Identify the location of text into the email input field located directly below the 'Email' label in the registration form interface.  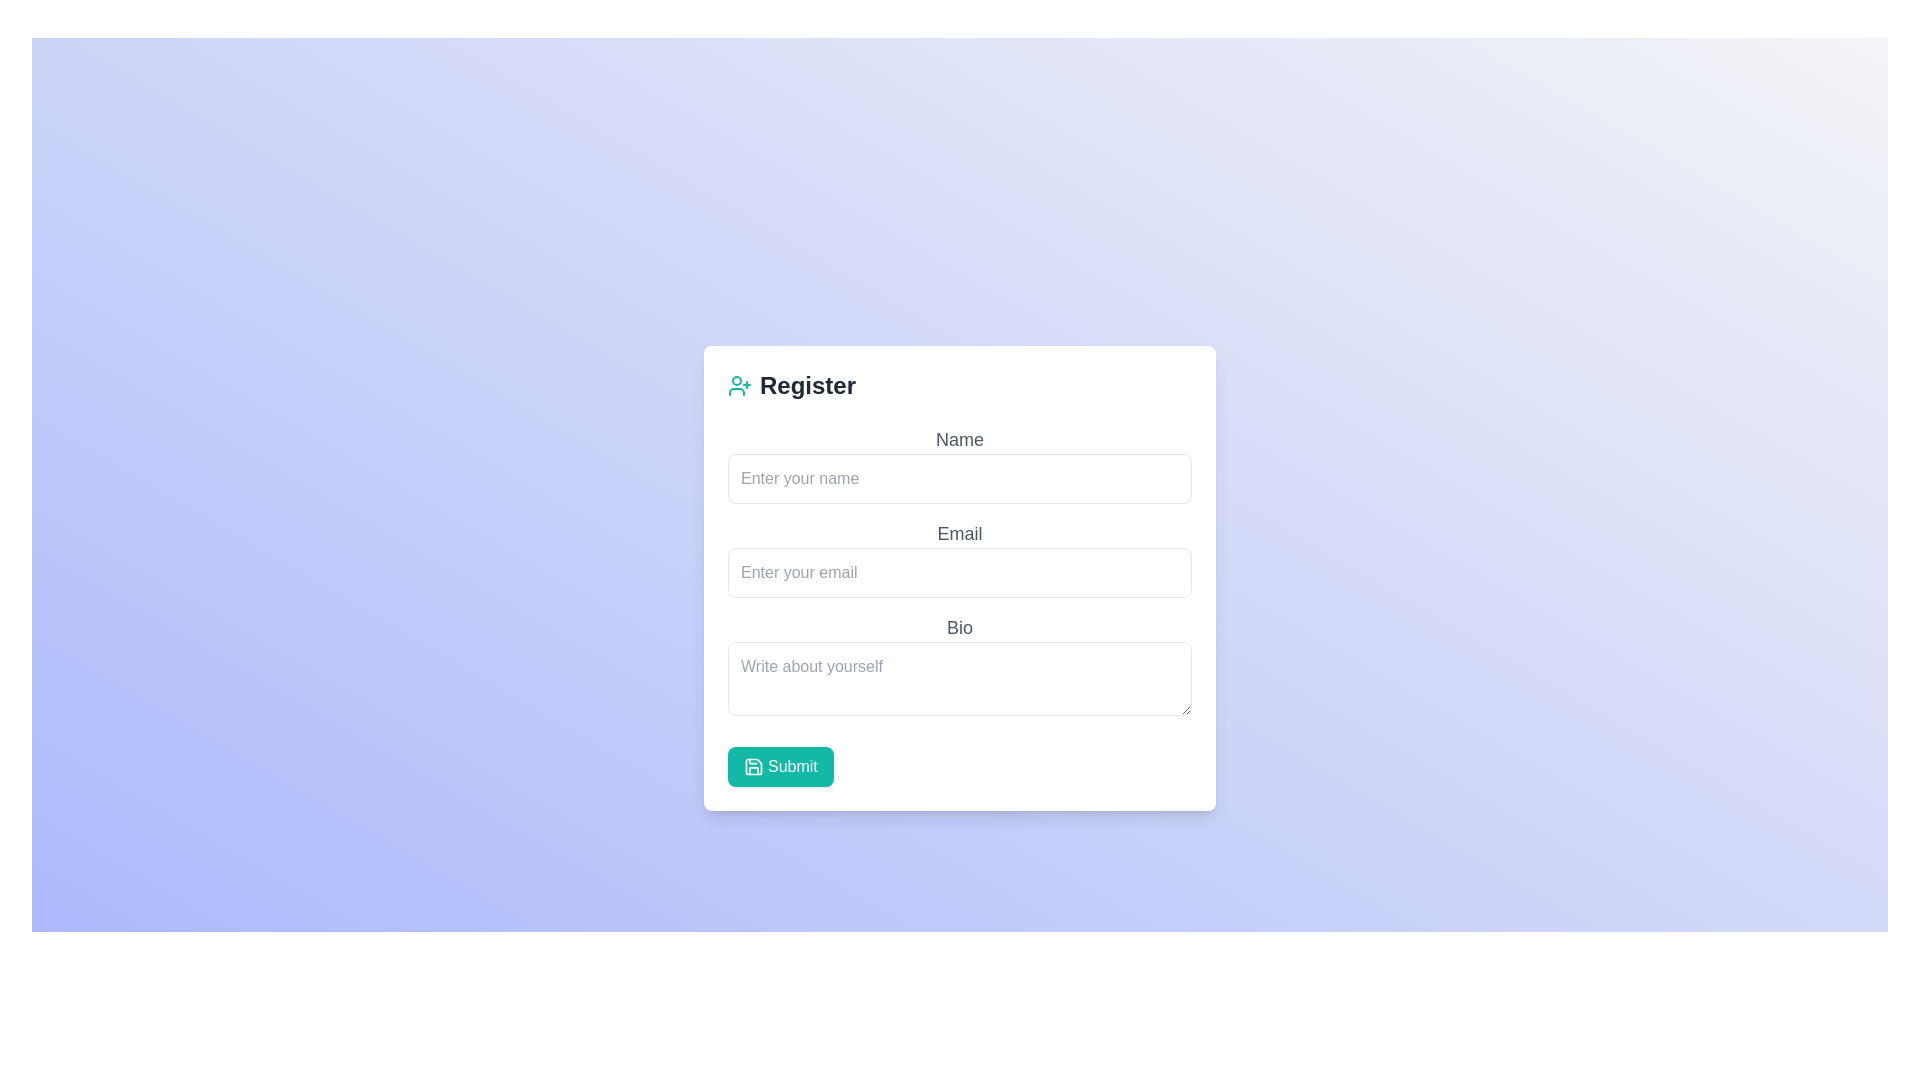
(960, 572).